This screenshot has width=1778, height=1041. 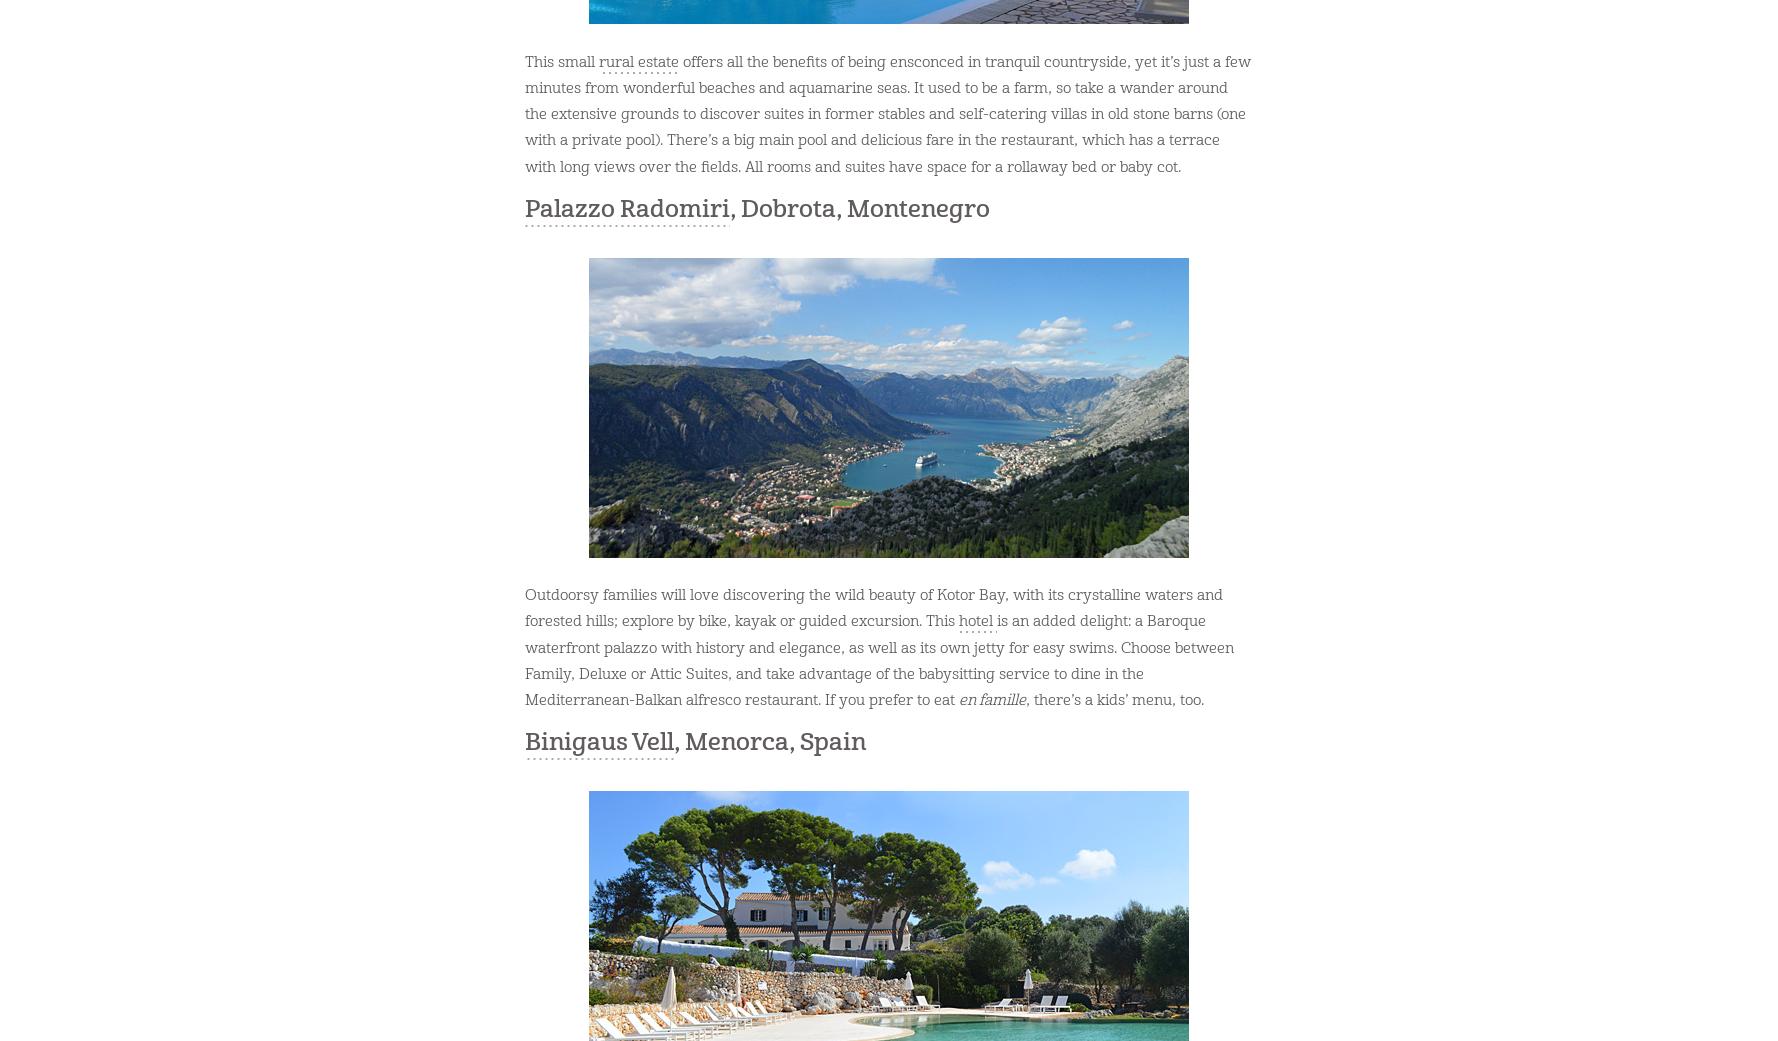 I want to click on 'en famille', so click(x=991, y=699).